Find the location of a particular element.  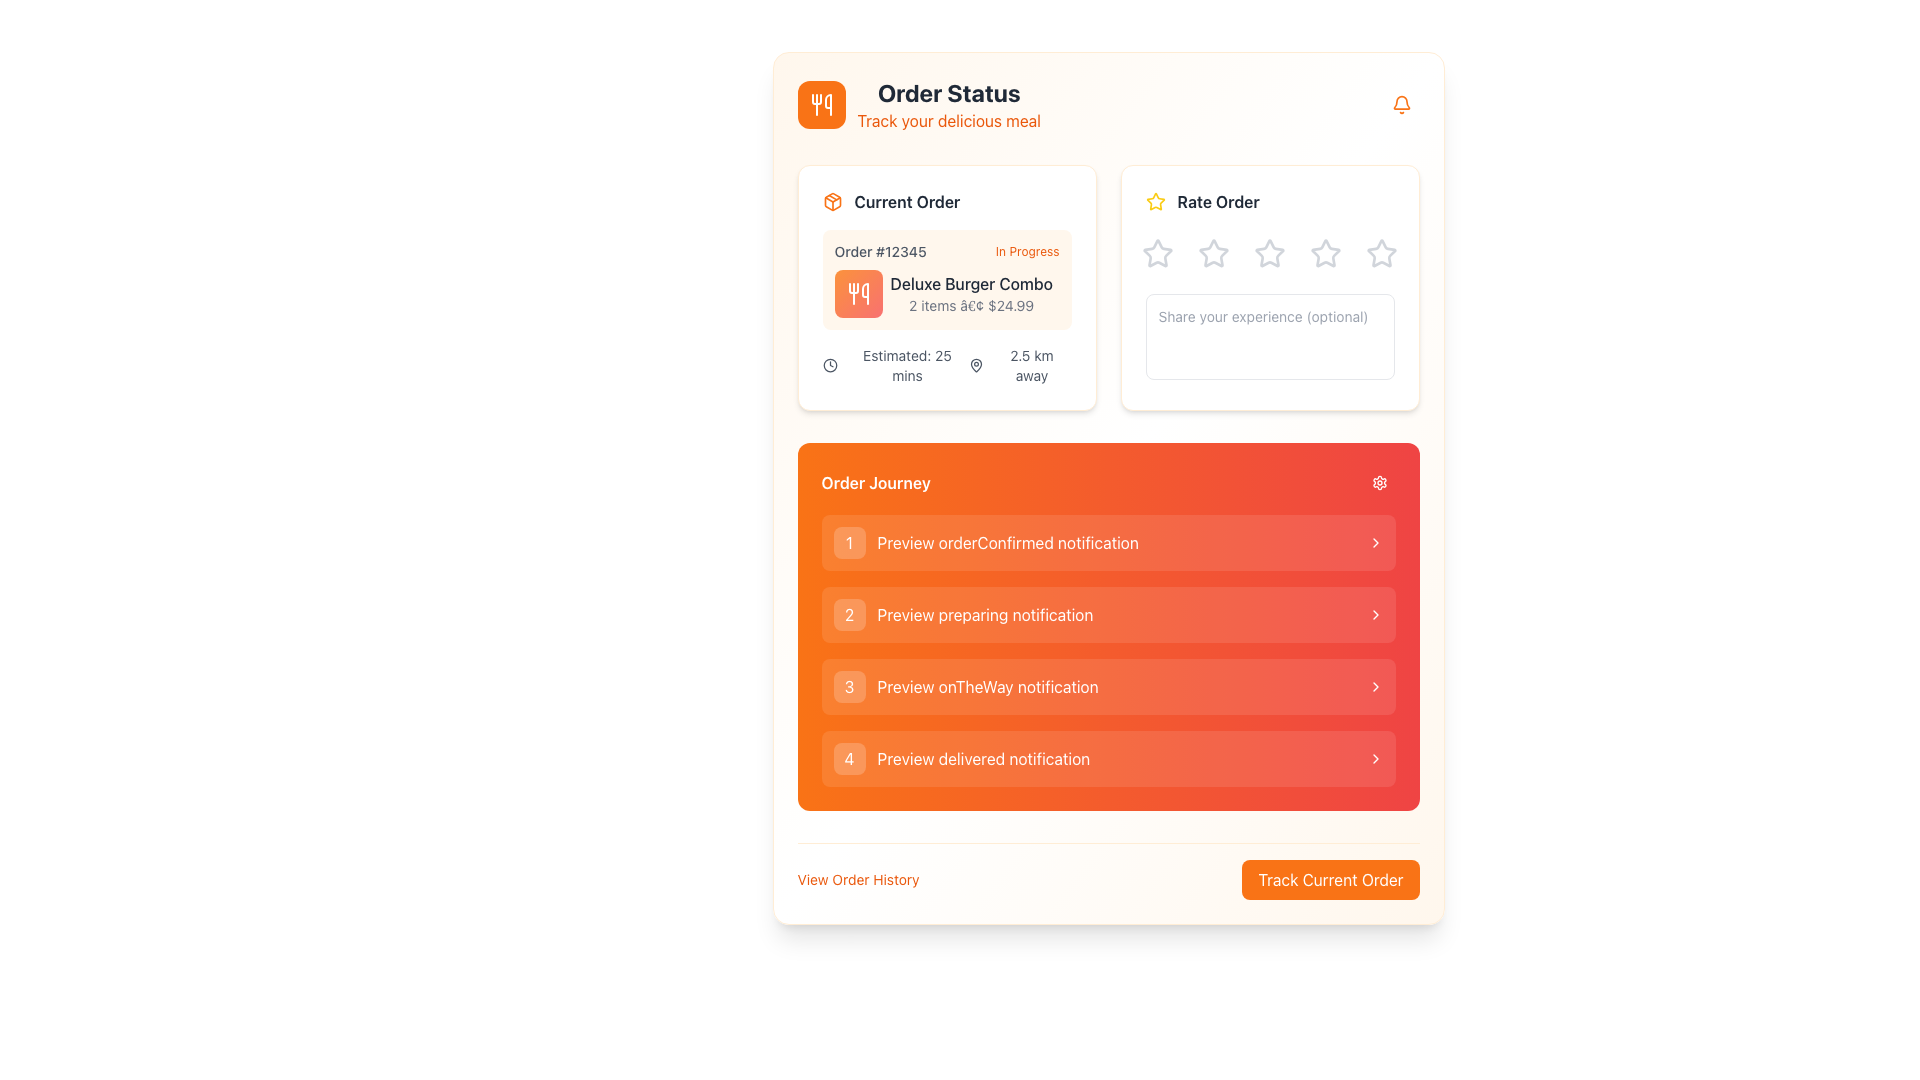

the first Button-like list item displaying 'Preview orderConfirmed notification', which contains a small icon with '1' and a right-pointing chevron icon, located under the 'Order Journey' header is located at coordinates (1107, 543).